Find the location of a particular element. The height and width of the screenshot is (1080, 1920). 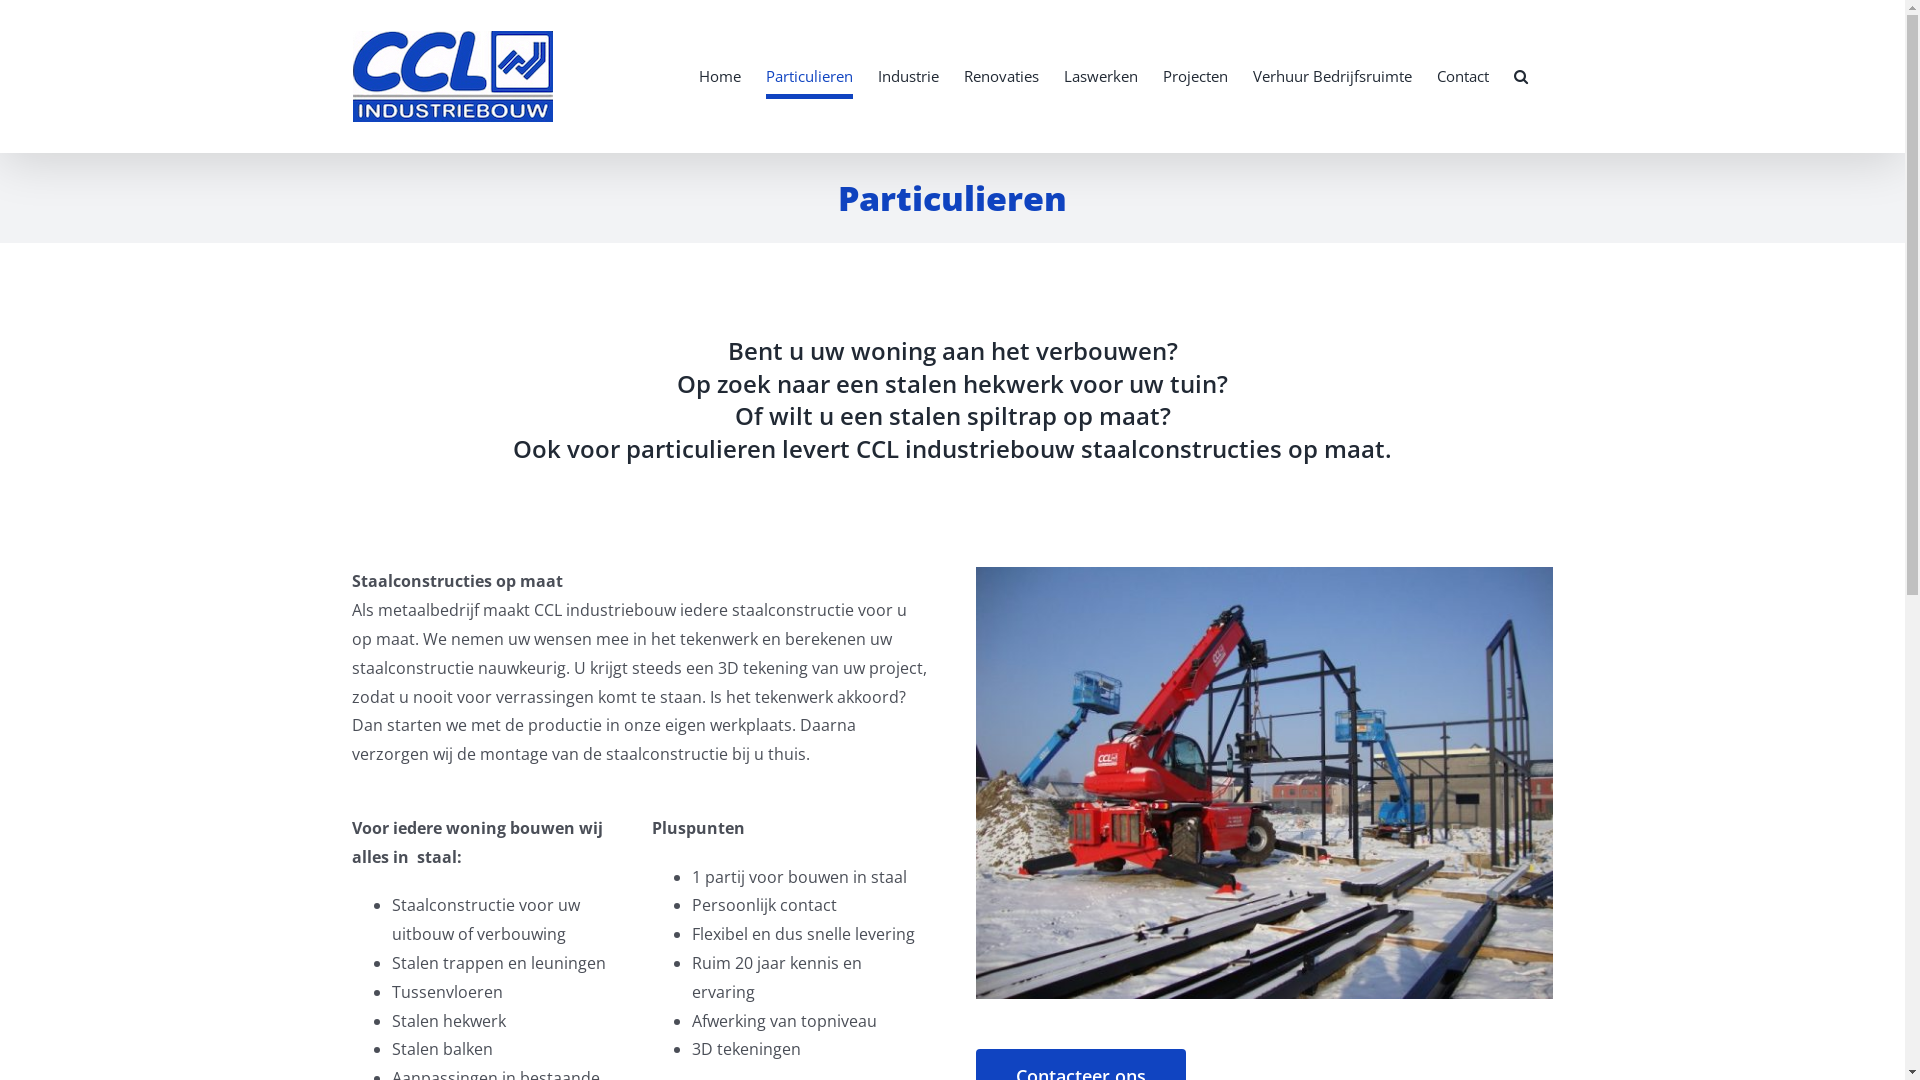

'Staalconstructie dag 1 022' is located at coordinates (975, 782).